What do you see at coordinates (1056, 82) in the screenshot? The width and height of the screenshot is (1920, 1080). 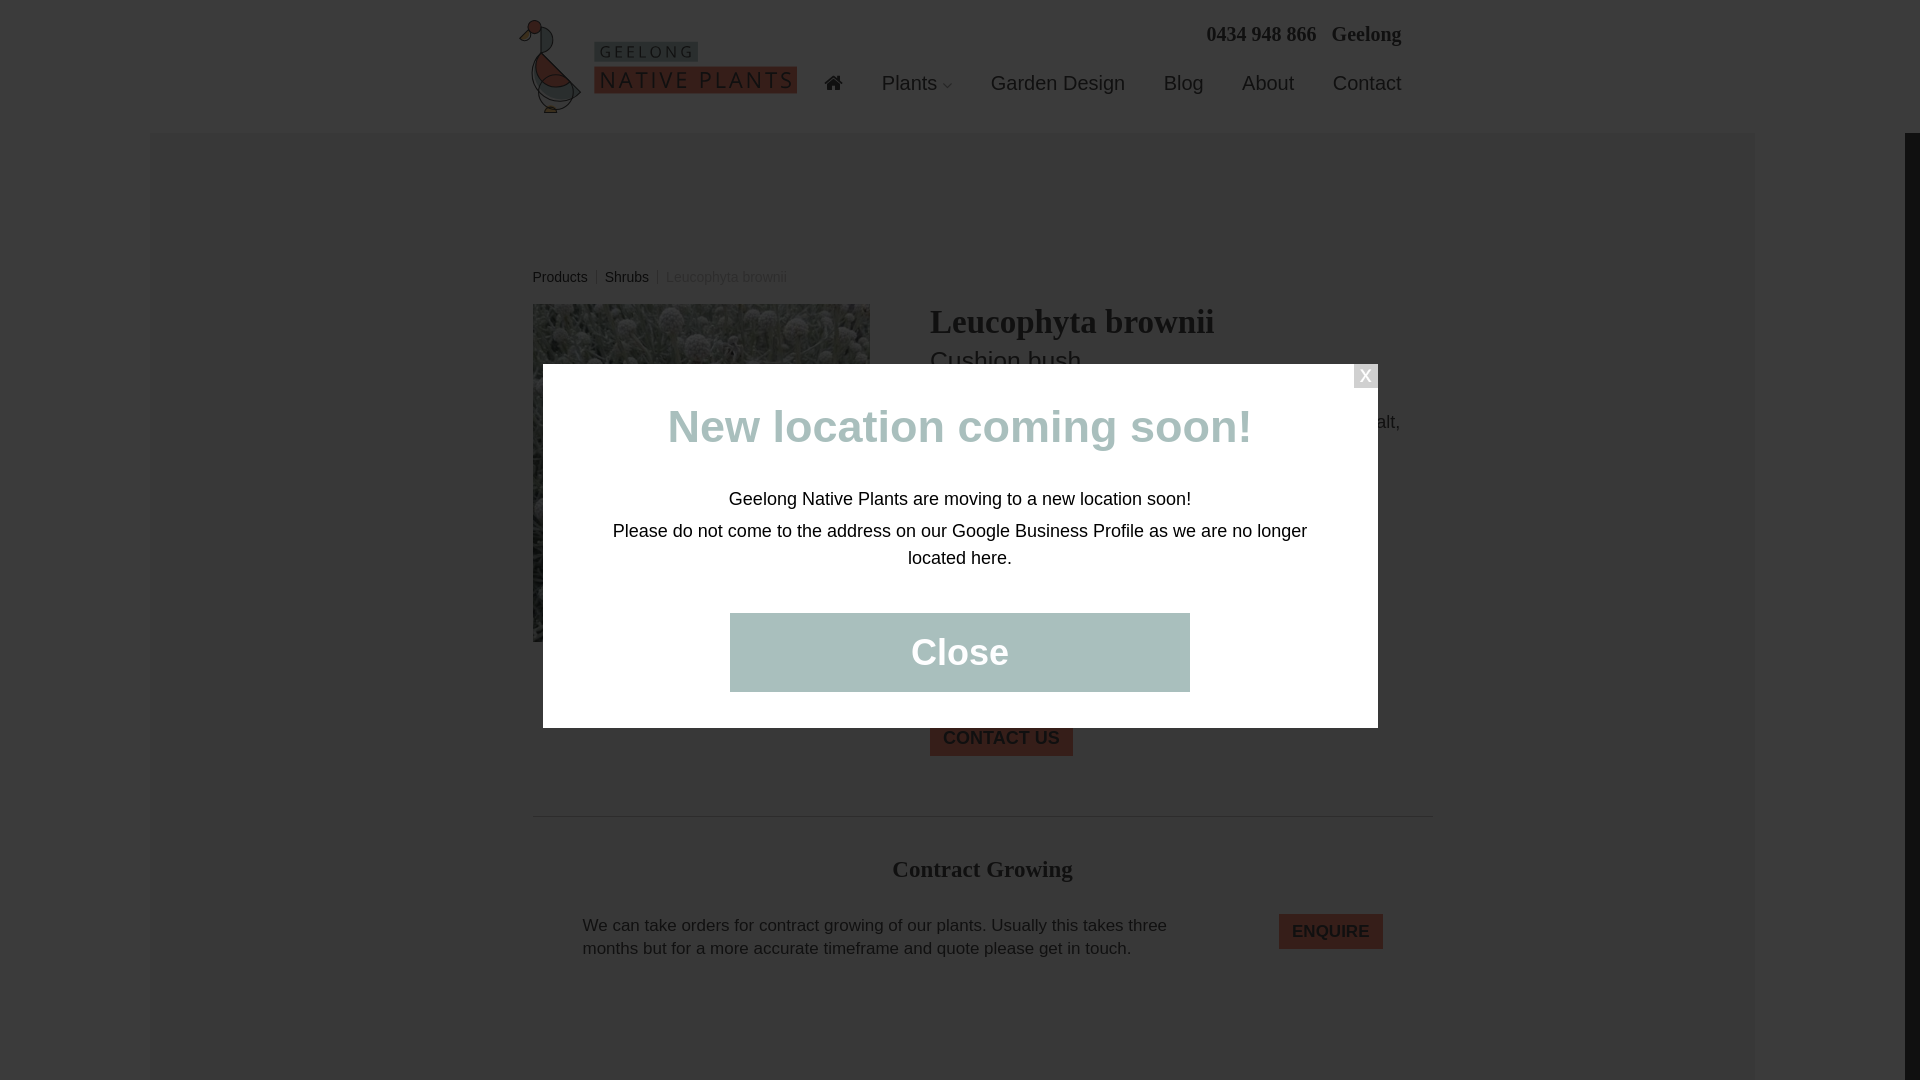 I see `'Garden Design'` at bounding box center [1056, 82].